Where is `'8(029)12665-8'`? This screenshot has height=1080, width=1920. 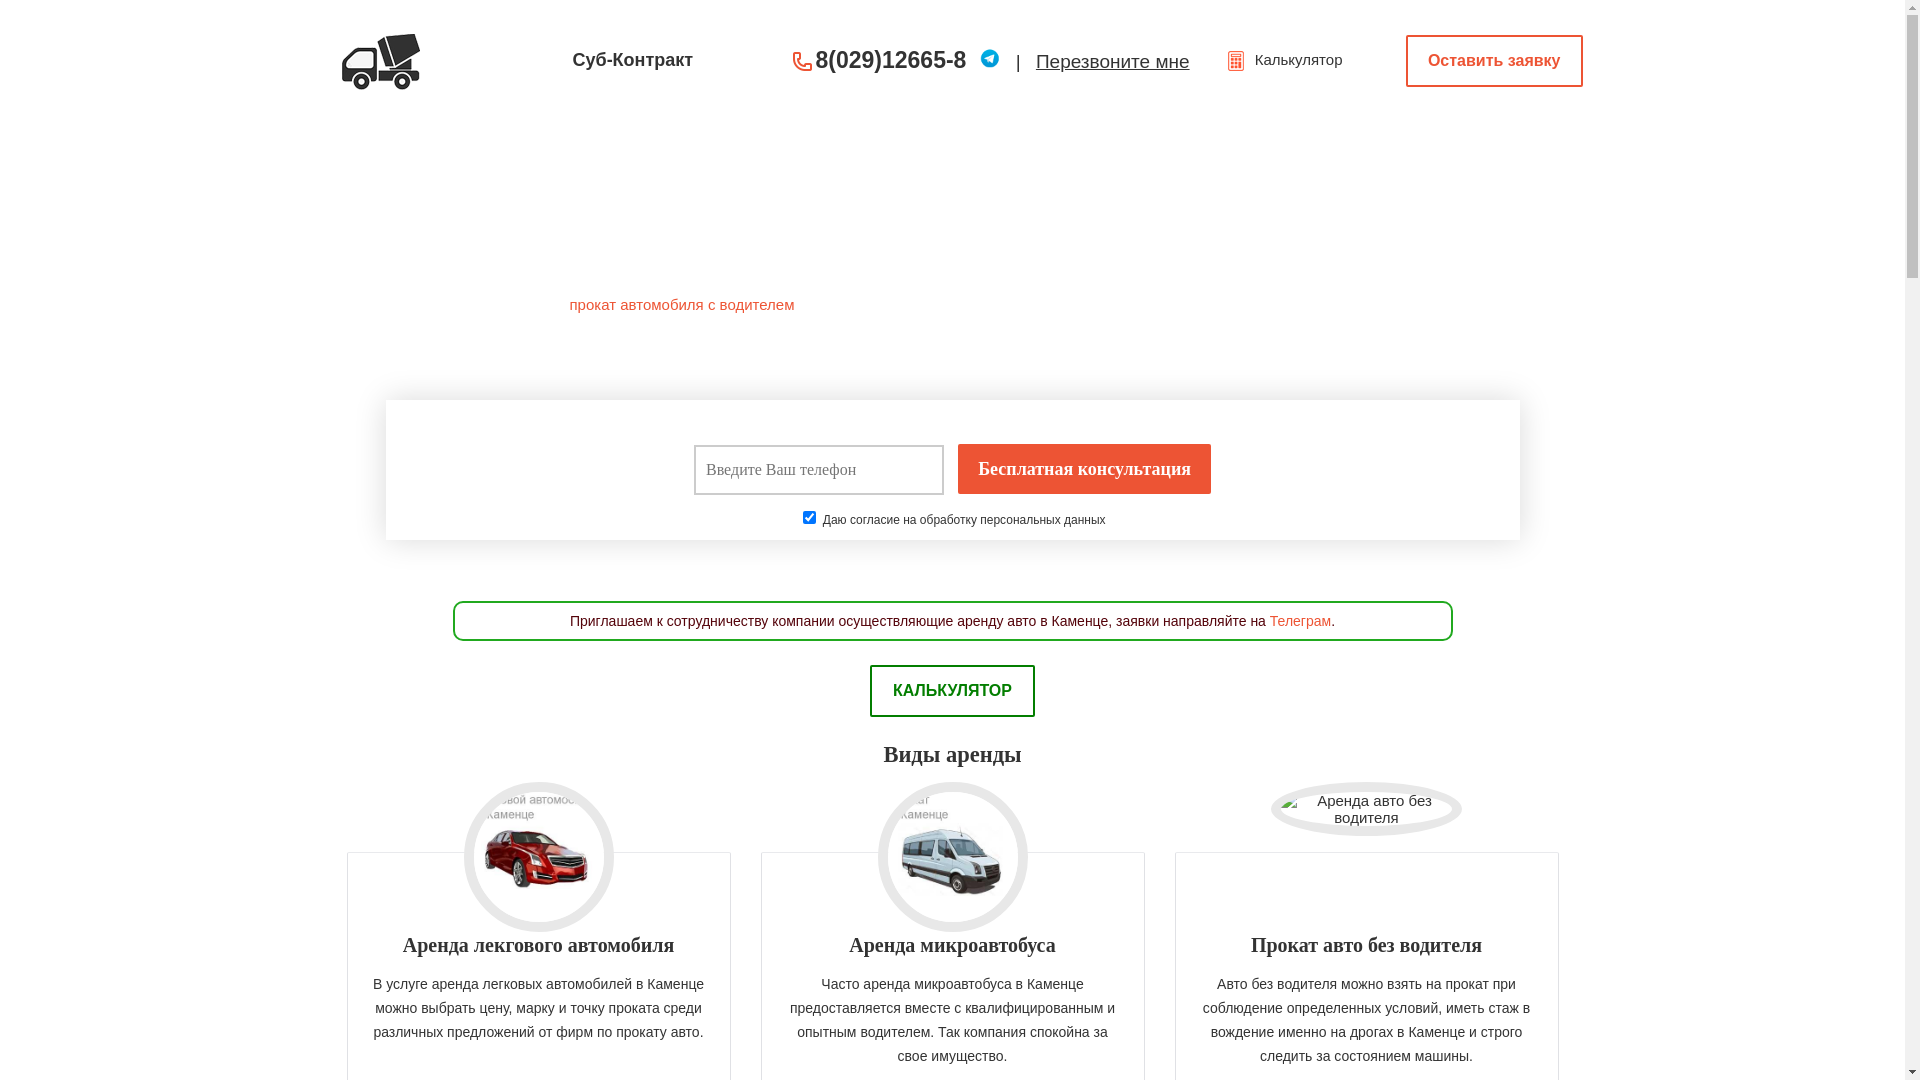 '8(029)12665-8' is located at coordinates (890, 59).